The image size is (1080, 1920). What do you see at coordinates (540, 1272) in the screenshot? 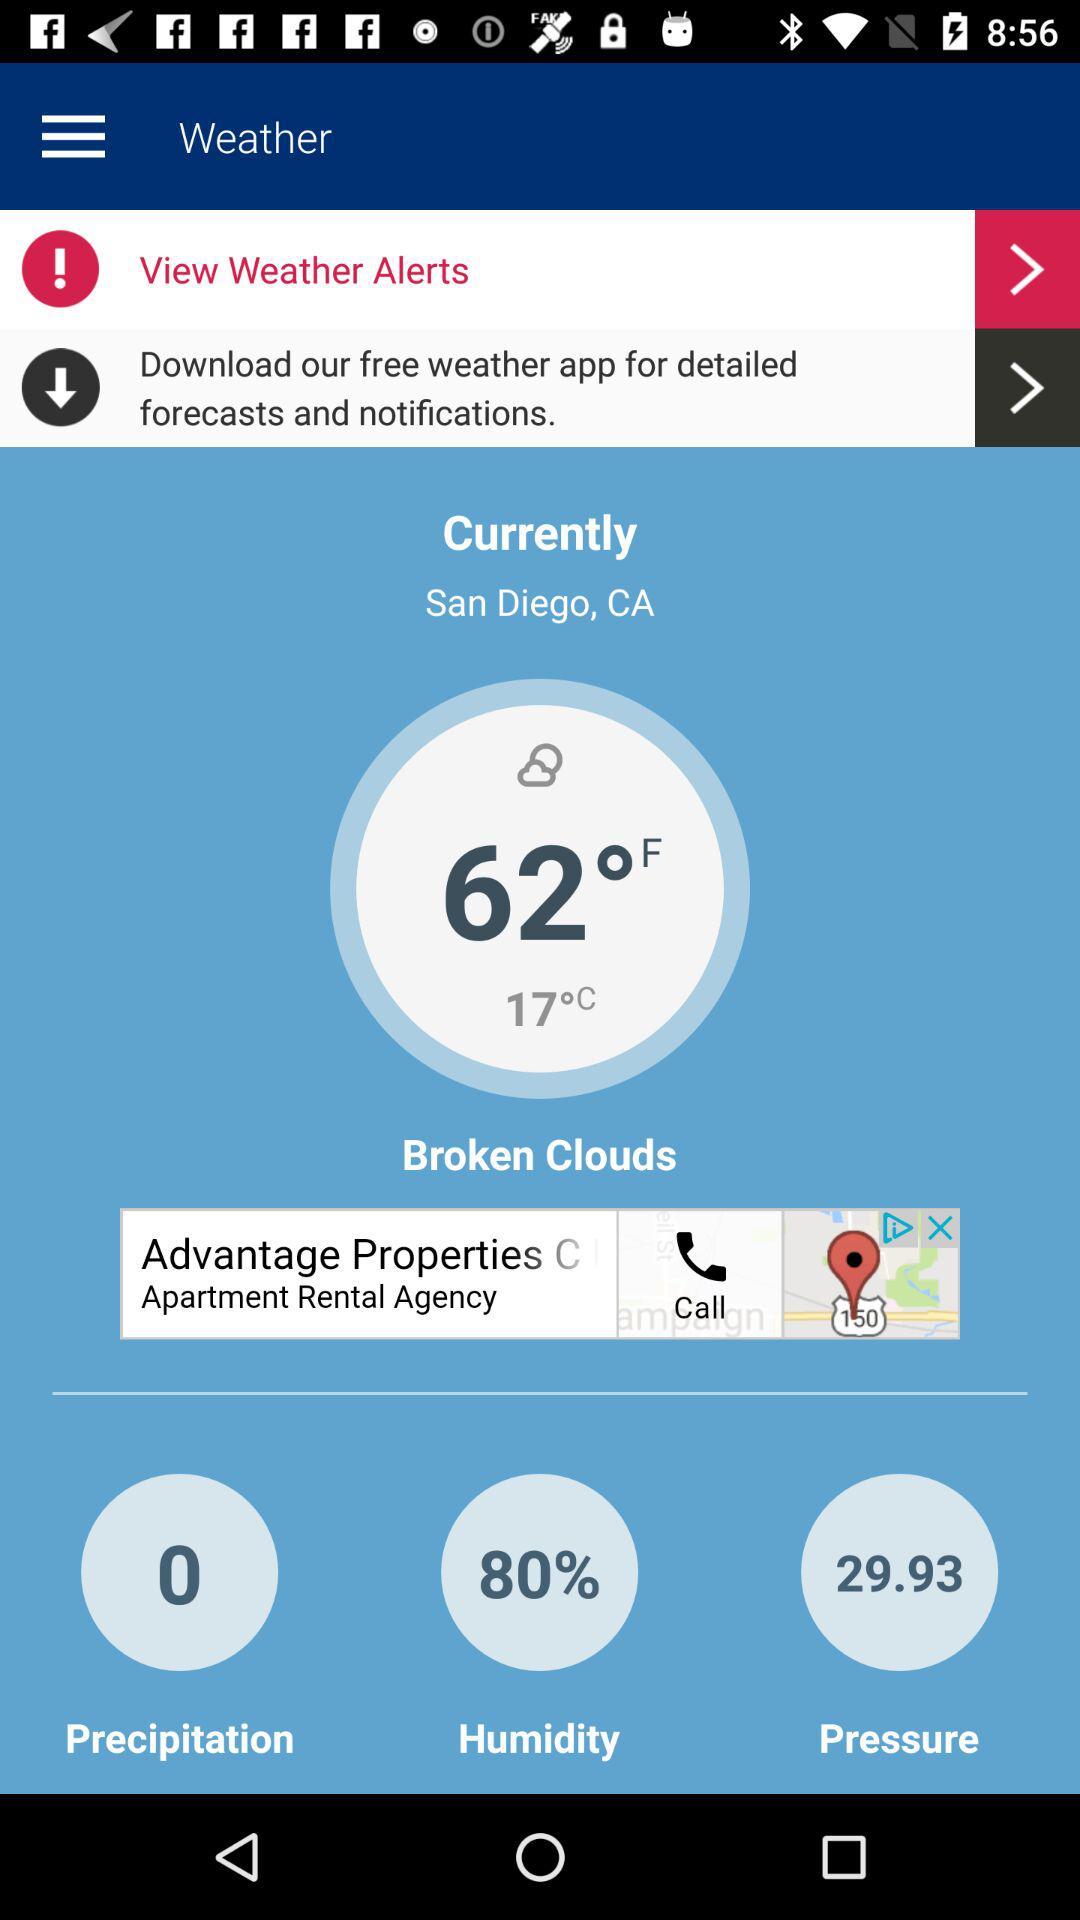
I see `google map` at bounding box center [540, 1272].